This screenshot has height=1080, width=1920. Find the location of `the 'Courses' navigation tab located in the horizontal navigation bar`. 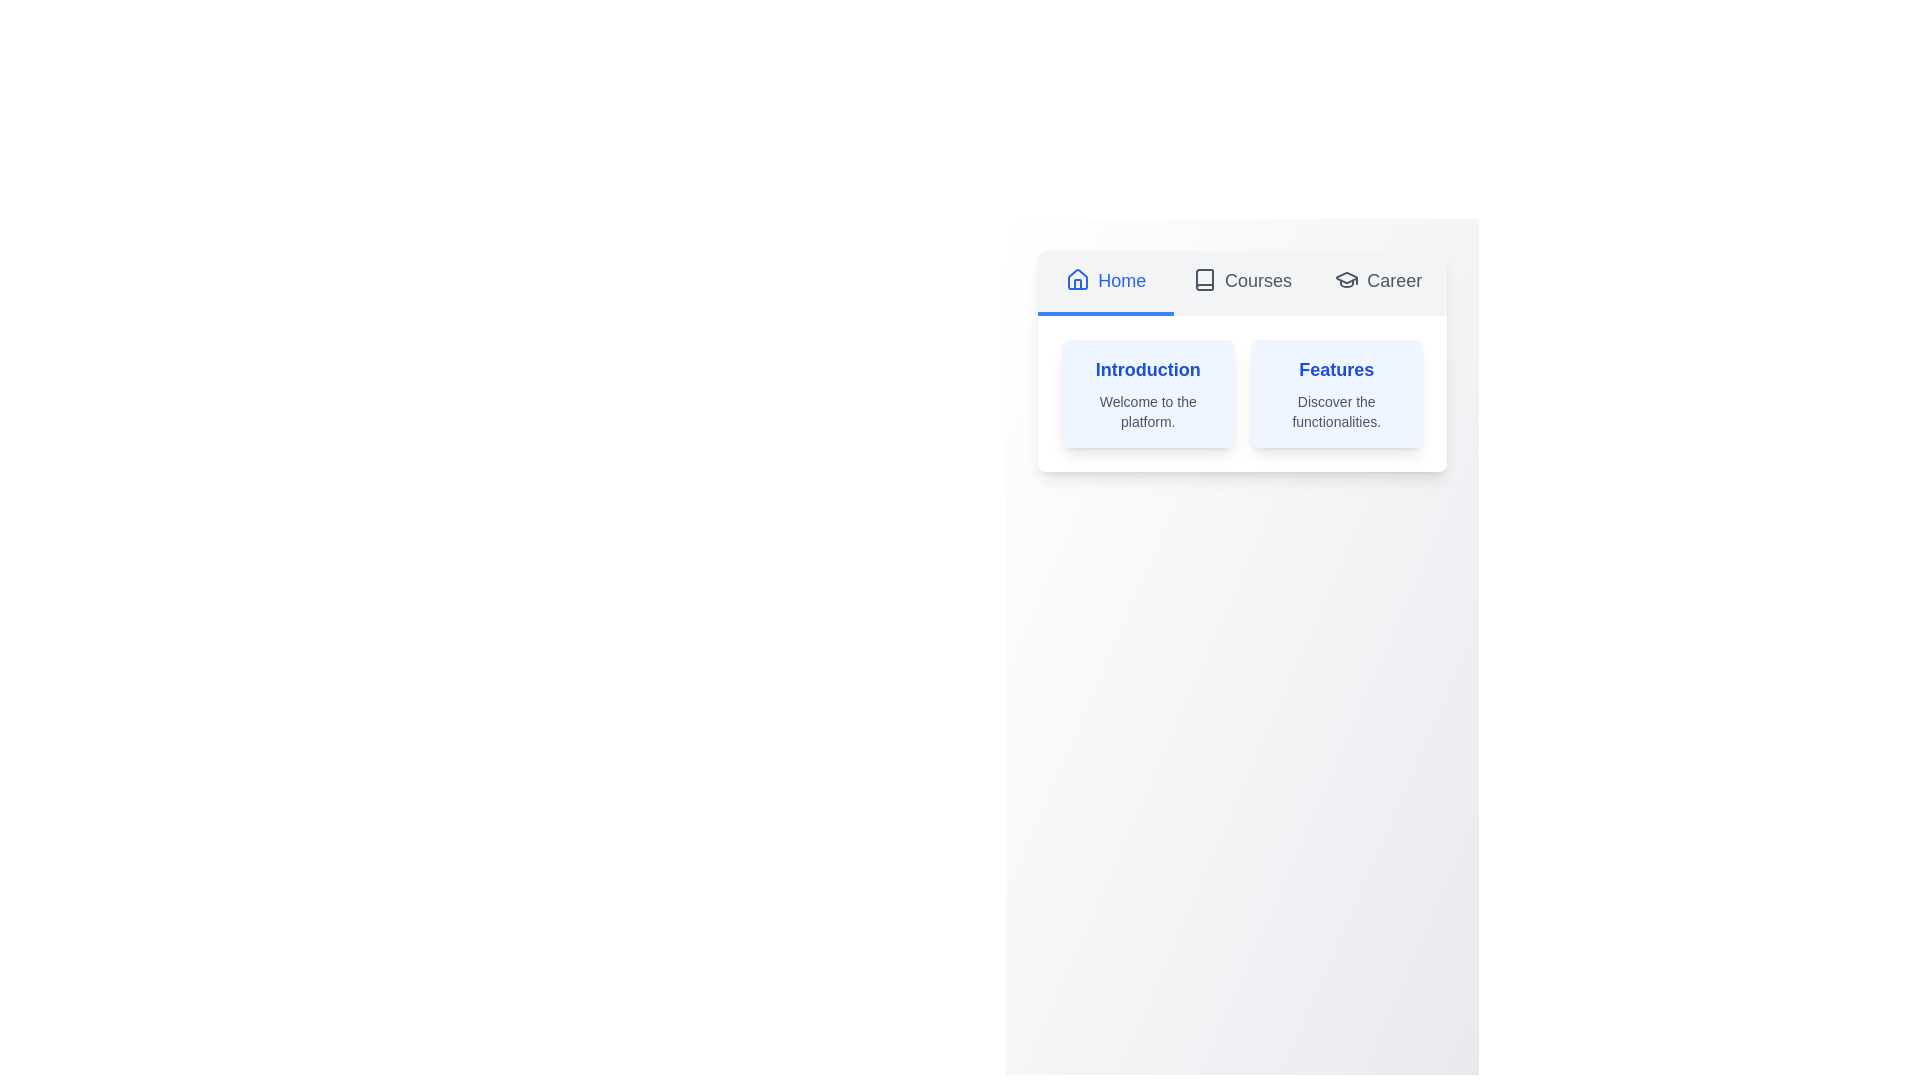

the 'Courses' navigation tab located in the horizontal navigation bar is located at coordinates (1241, 283).